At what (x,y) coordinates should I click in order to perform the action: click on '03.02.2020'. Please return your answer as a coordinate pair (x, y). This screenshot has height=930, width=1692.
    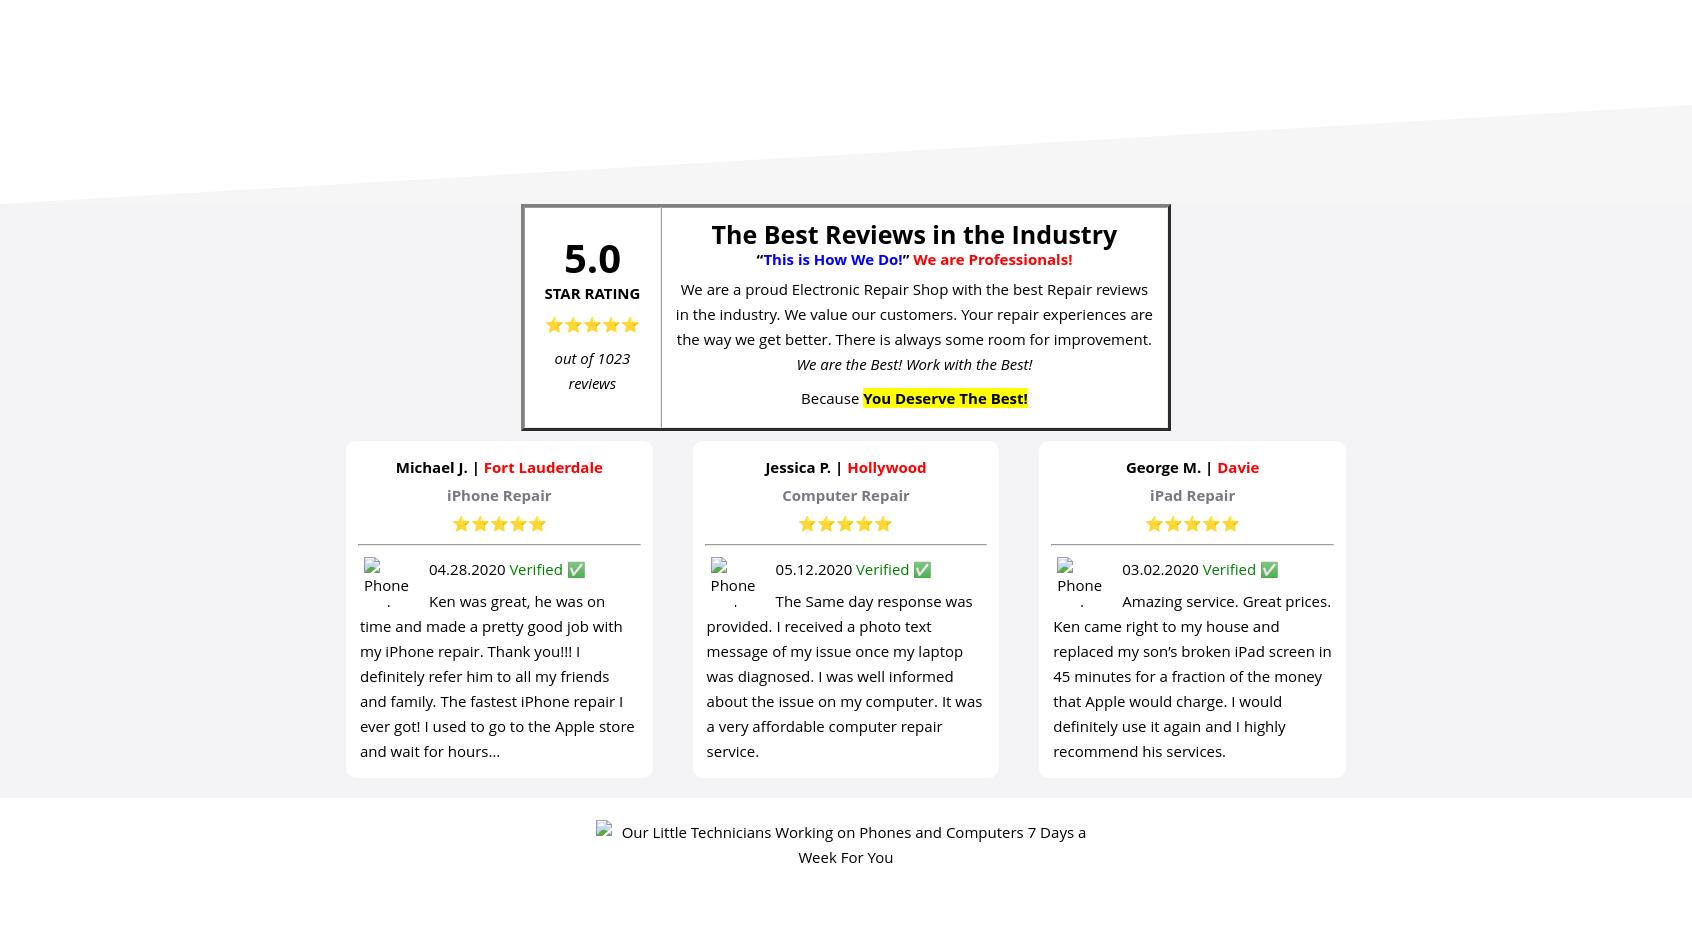
    Looking at the image, I should click on (1161, 568).